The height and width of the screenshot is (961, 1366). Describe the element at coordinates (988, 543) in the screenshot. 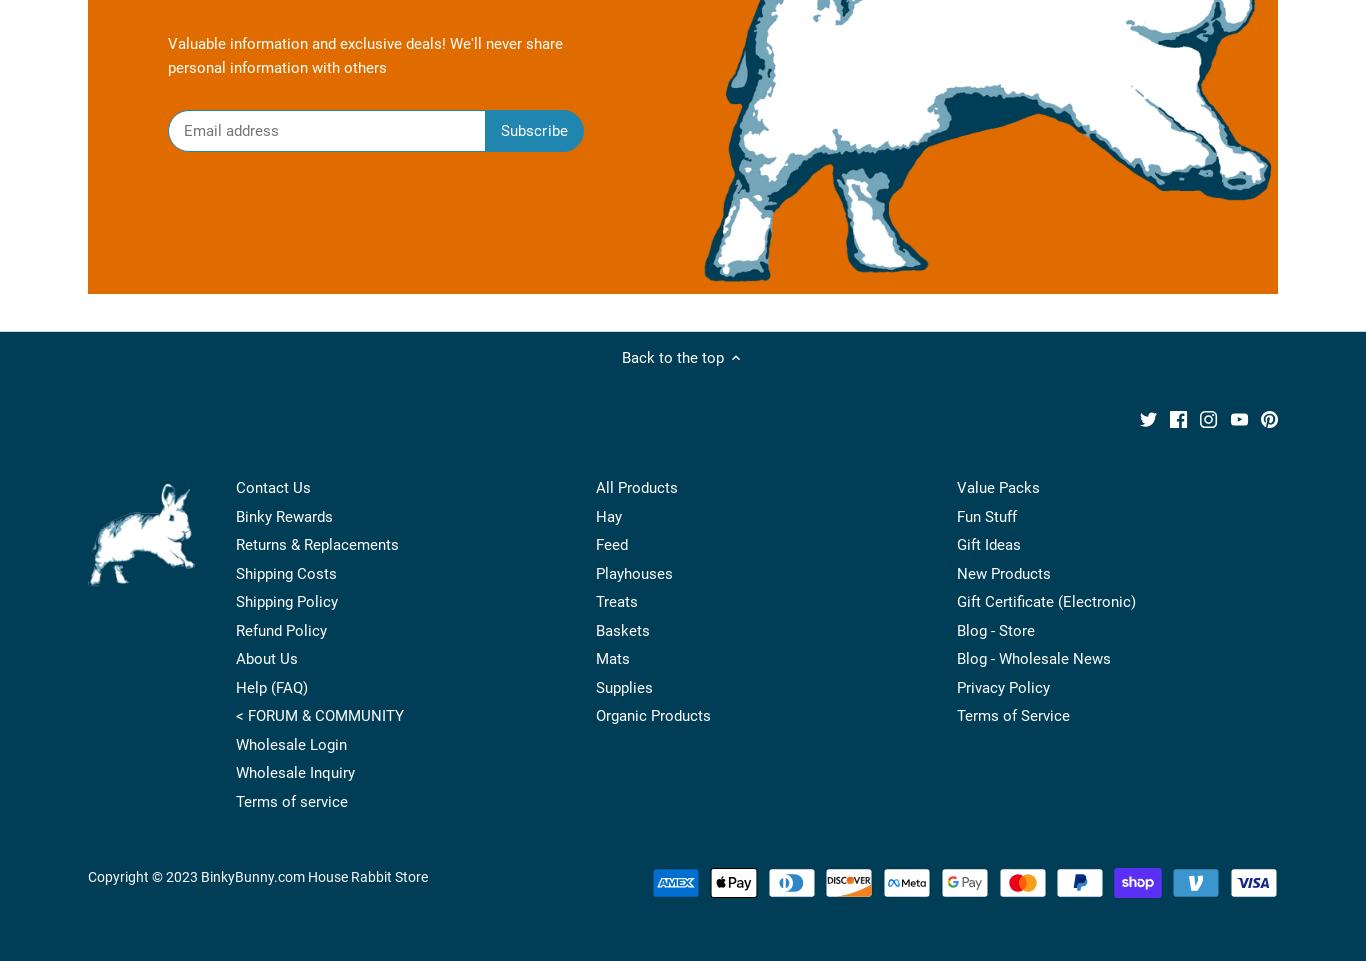

I see `'Gift Ideas'` at that location.